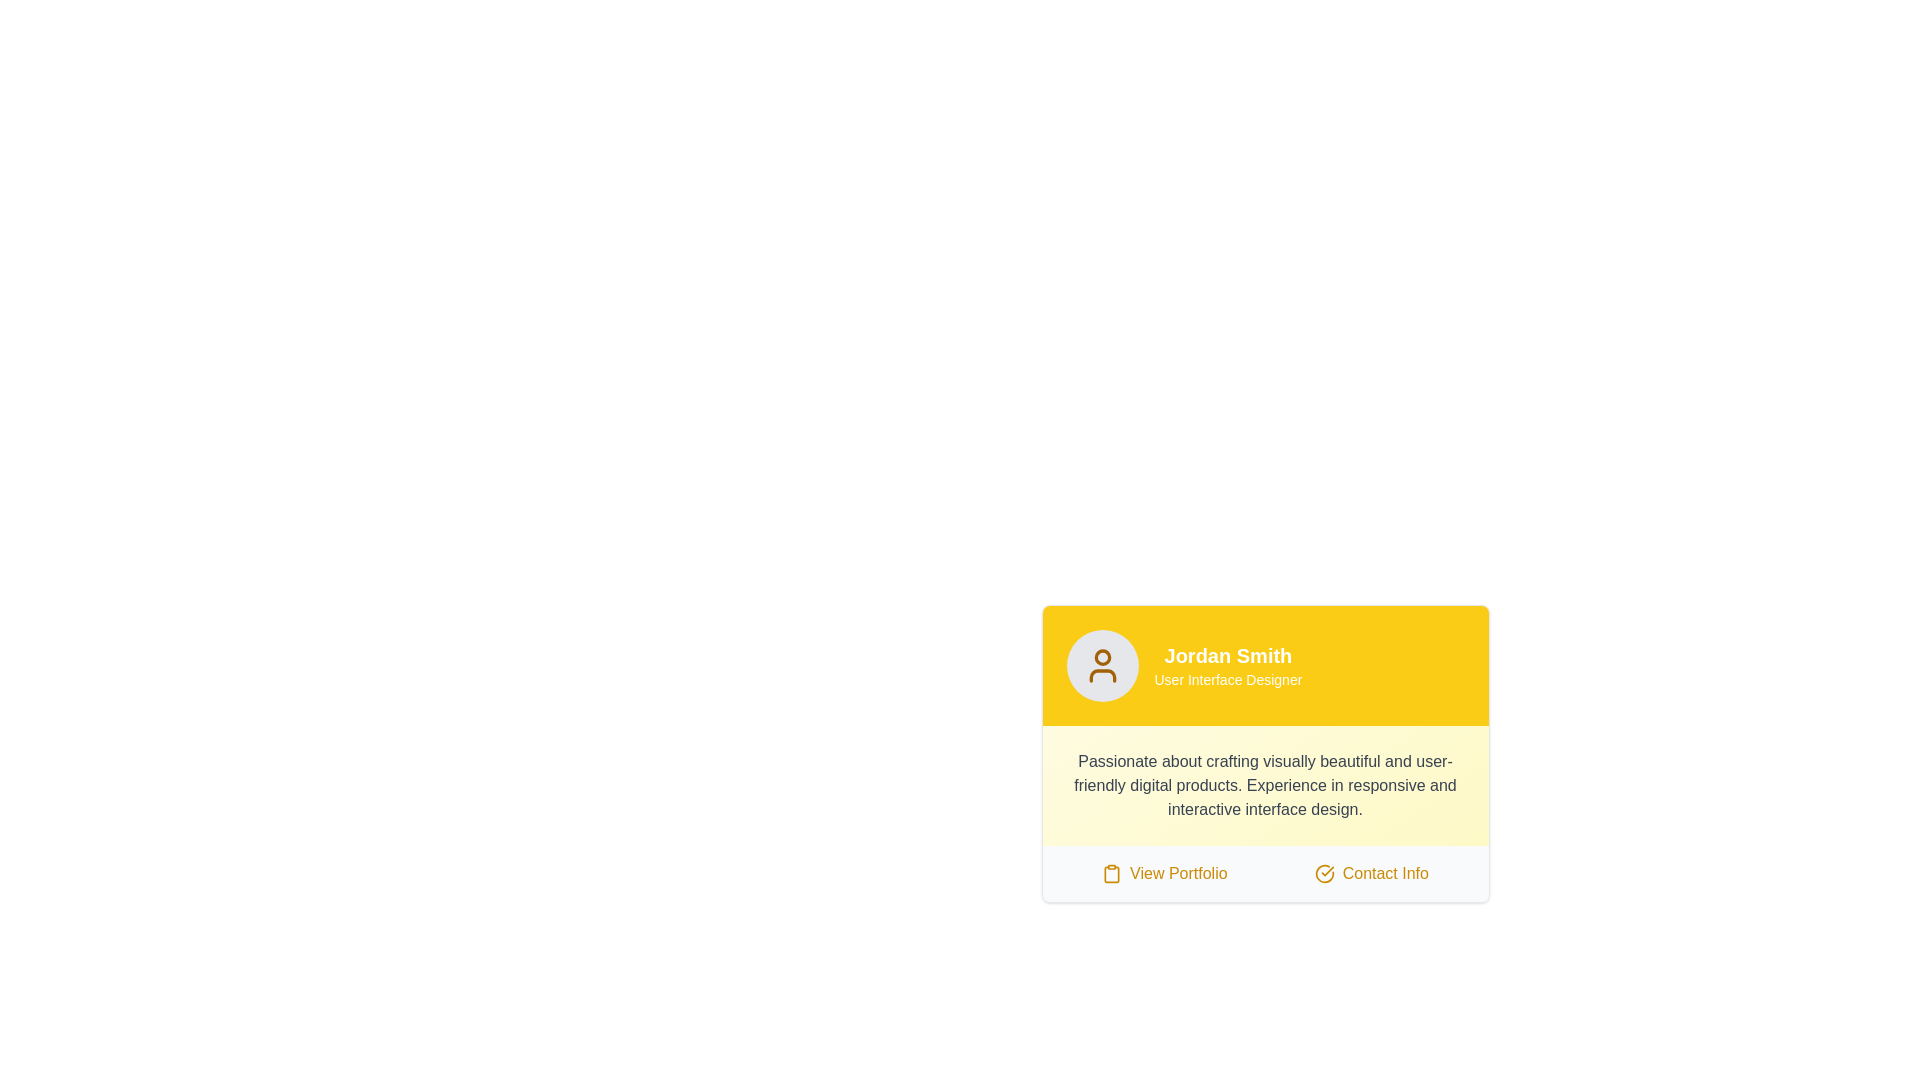 This screenshot has width=1920, height=1080. Describe the element at coordinates (1101, 666) in the screenshot. I see `the Avatar Icon located on the far left inside the yellow banner adjacent to the user's name and title ('Jordan Smith - User Interface Designer')` at that location.